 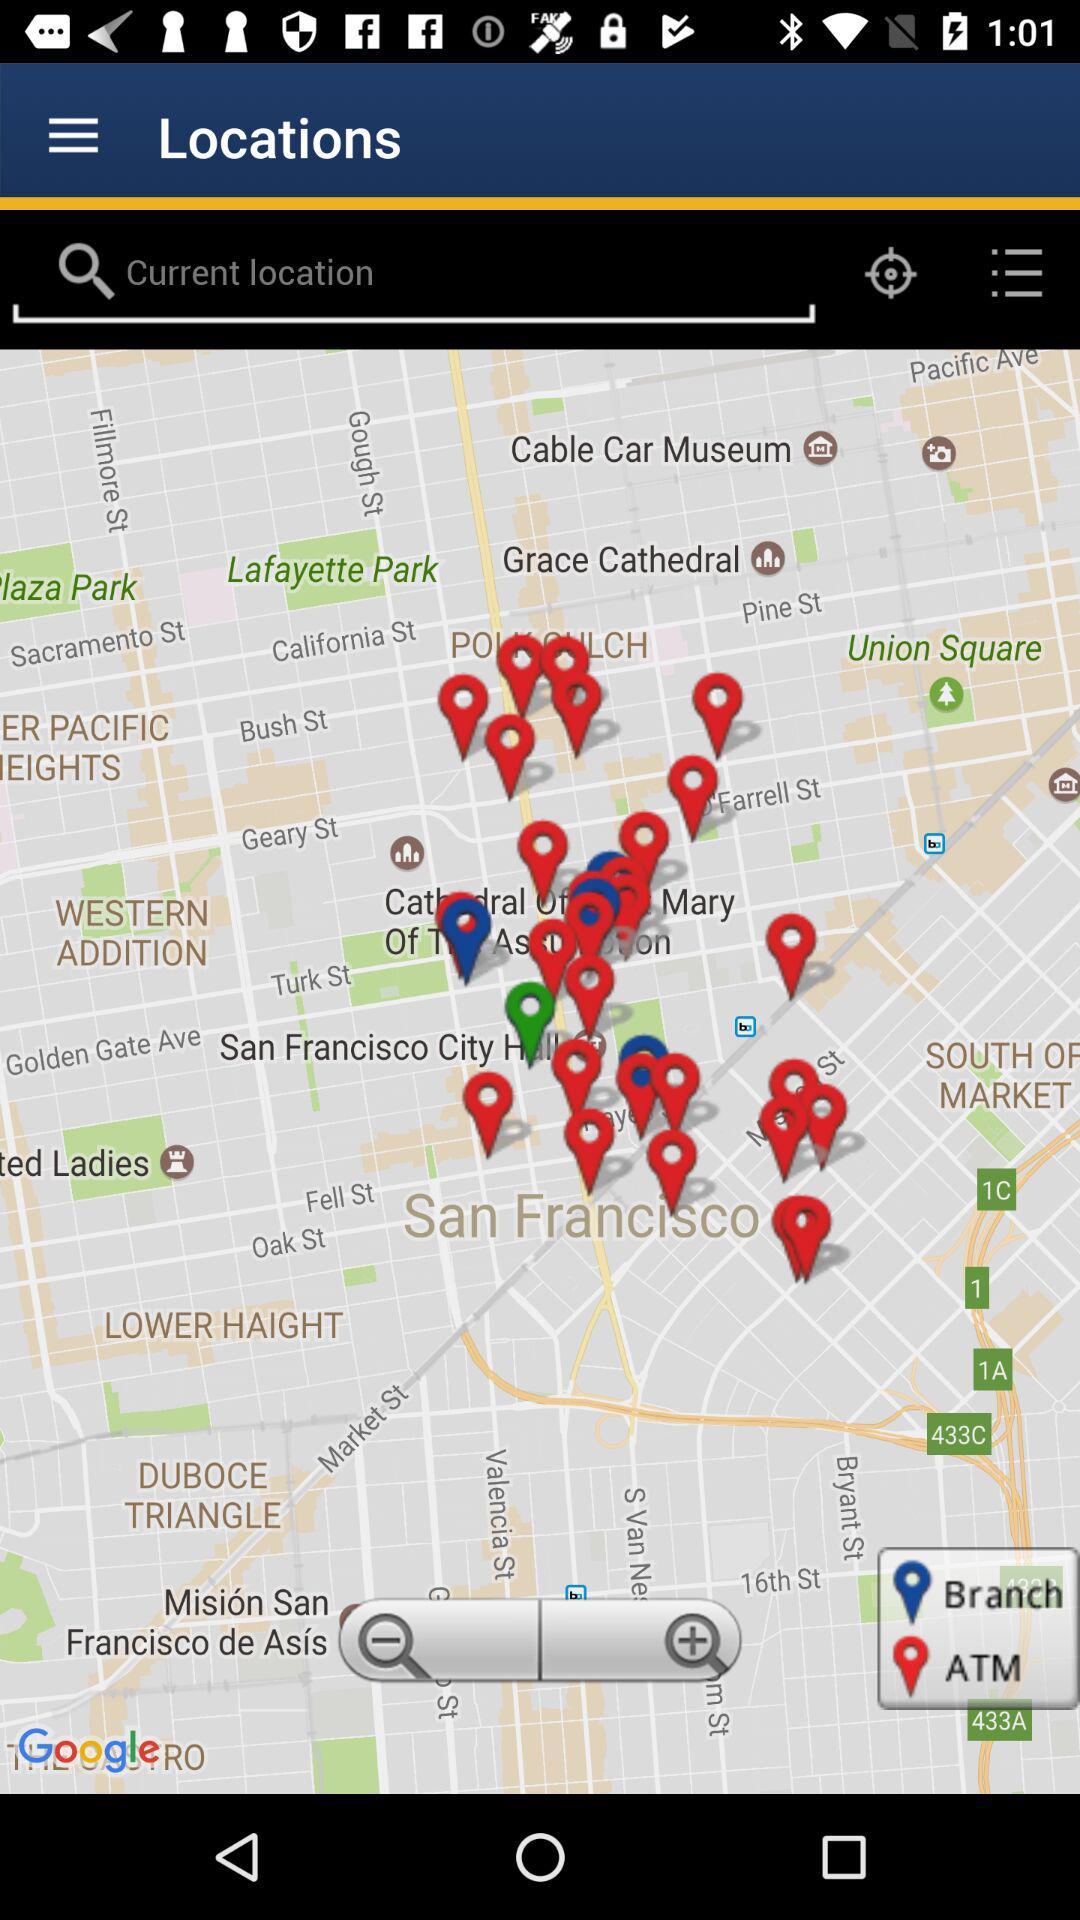 I want to click on icon at the center, so click(x=540, y=1070).